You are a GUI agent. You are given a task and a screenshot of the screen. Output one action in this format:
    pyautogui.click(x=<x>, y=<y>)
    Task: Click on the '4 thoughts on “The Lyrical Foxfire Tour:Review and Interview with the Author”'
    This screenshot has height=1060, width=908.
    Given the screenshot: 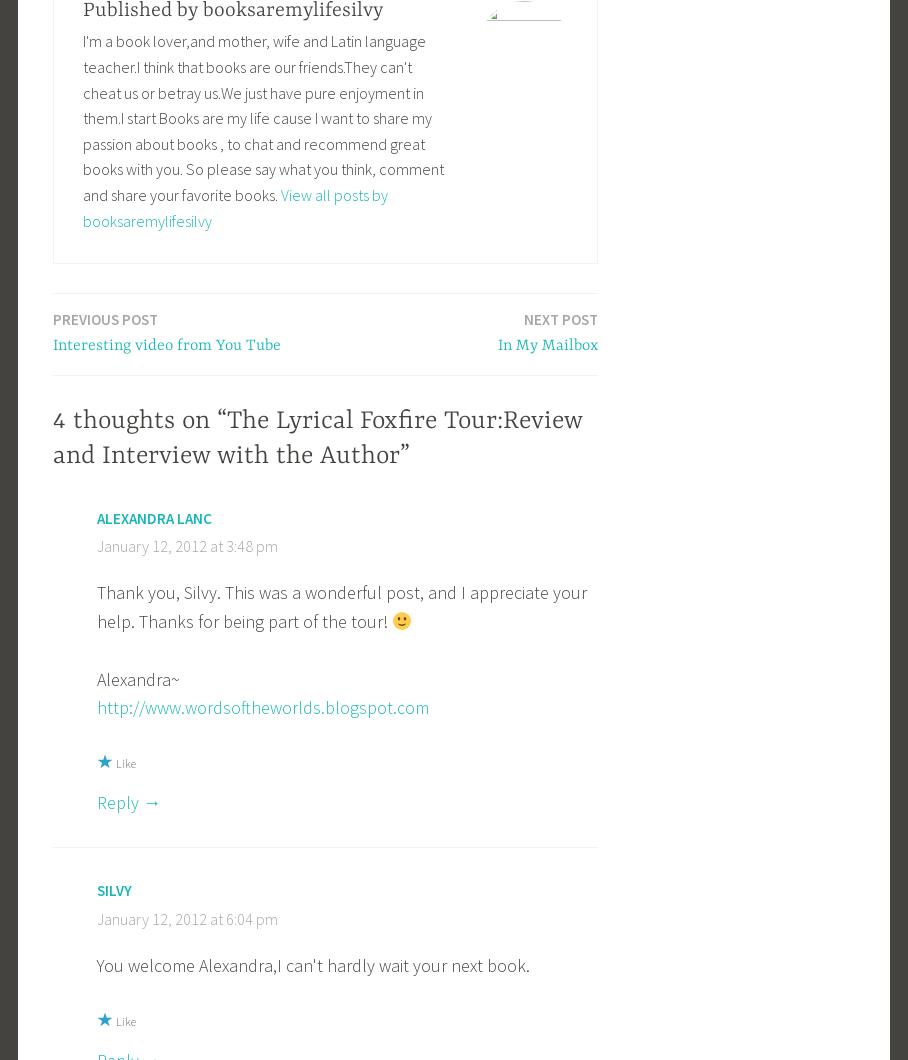 What is the action you would take?
    pyautogui.click(x=316, y=437)
    